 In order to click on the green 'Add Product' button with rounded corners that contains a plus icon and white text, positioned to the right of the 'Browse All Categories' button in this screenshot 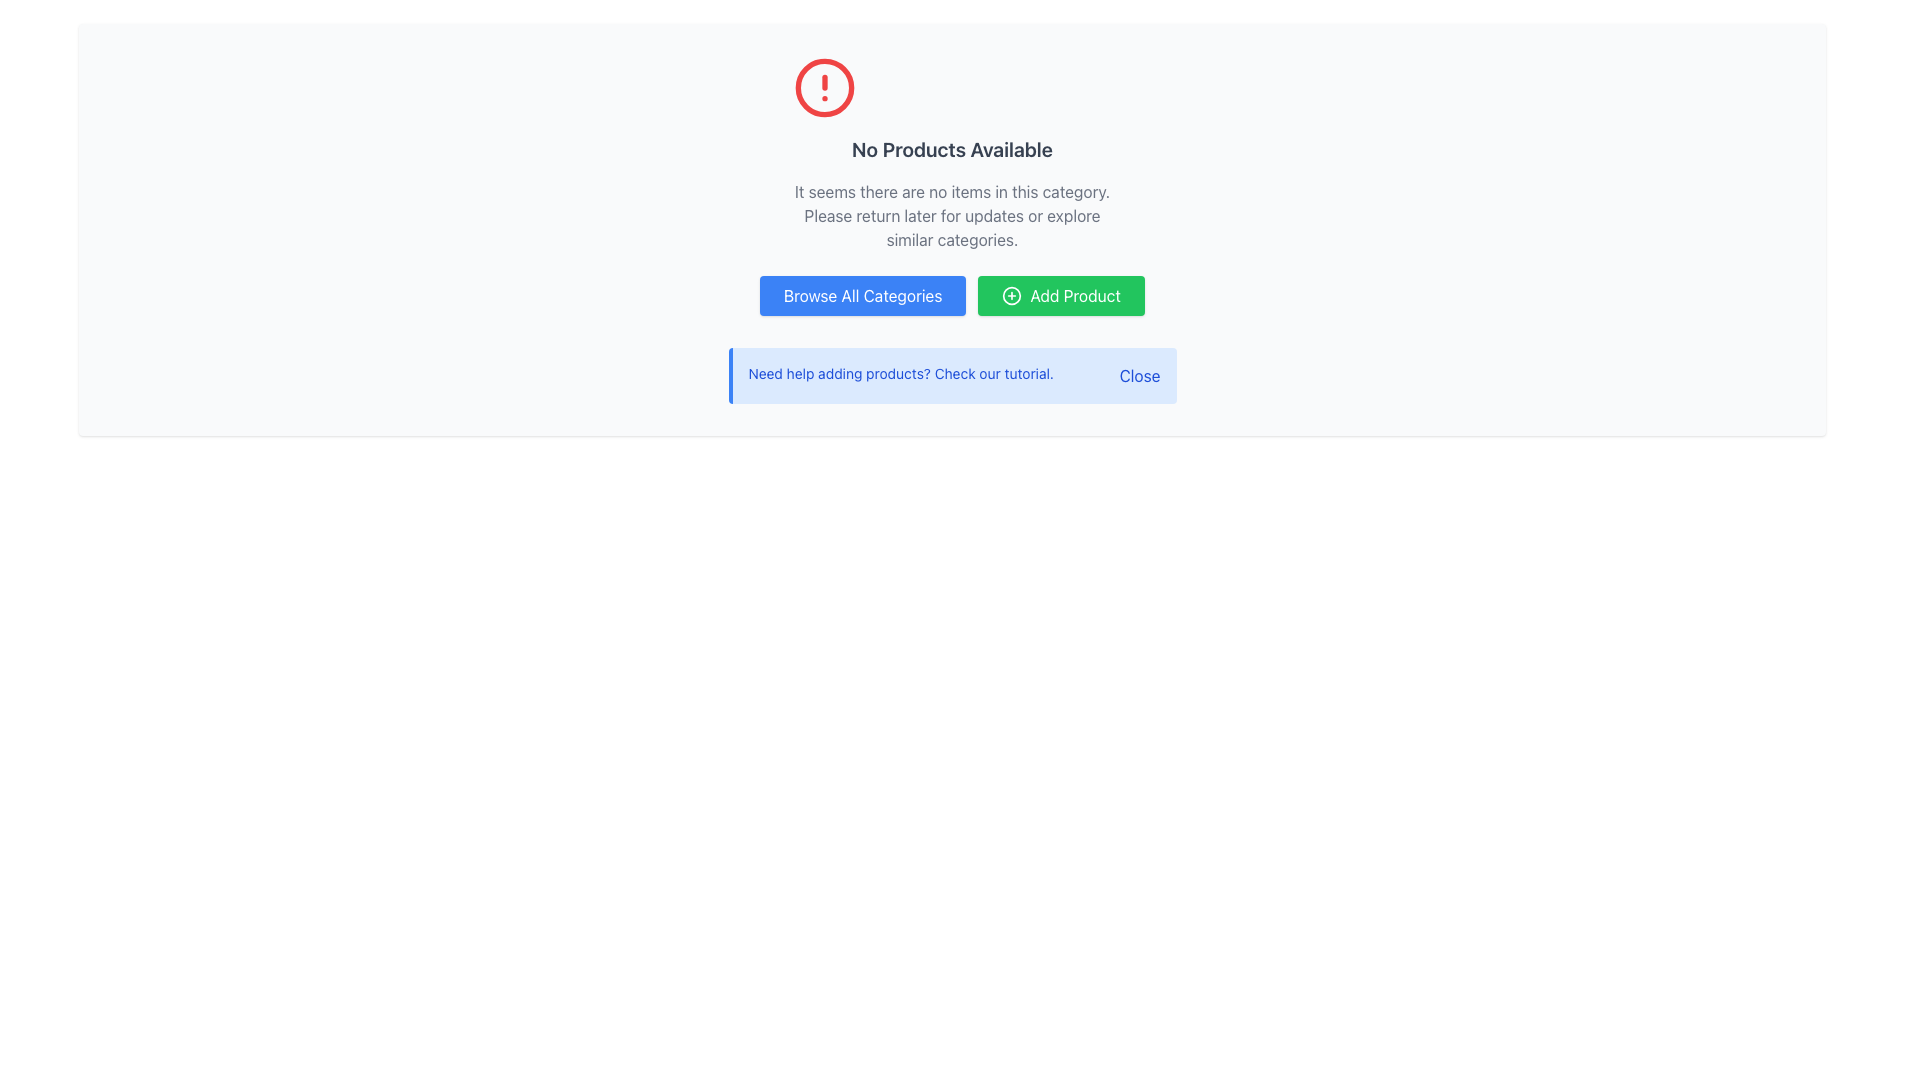, I will do `click(1060, 296)`.